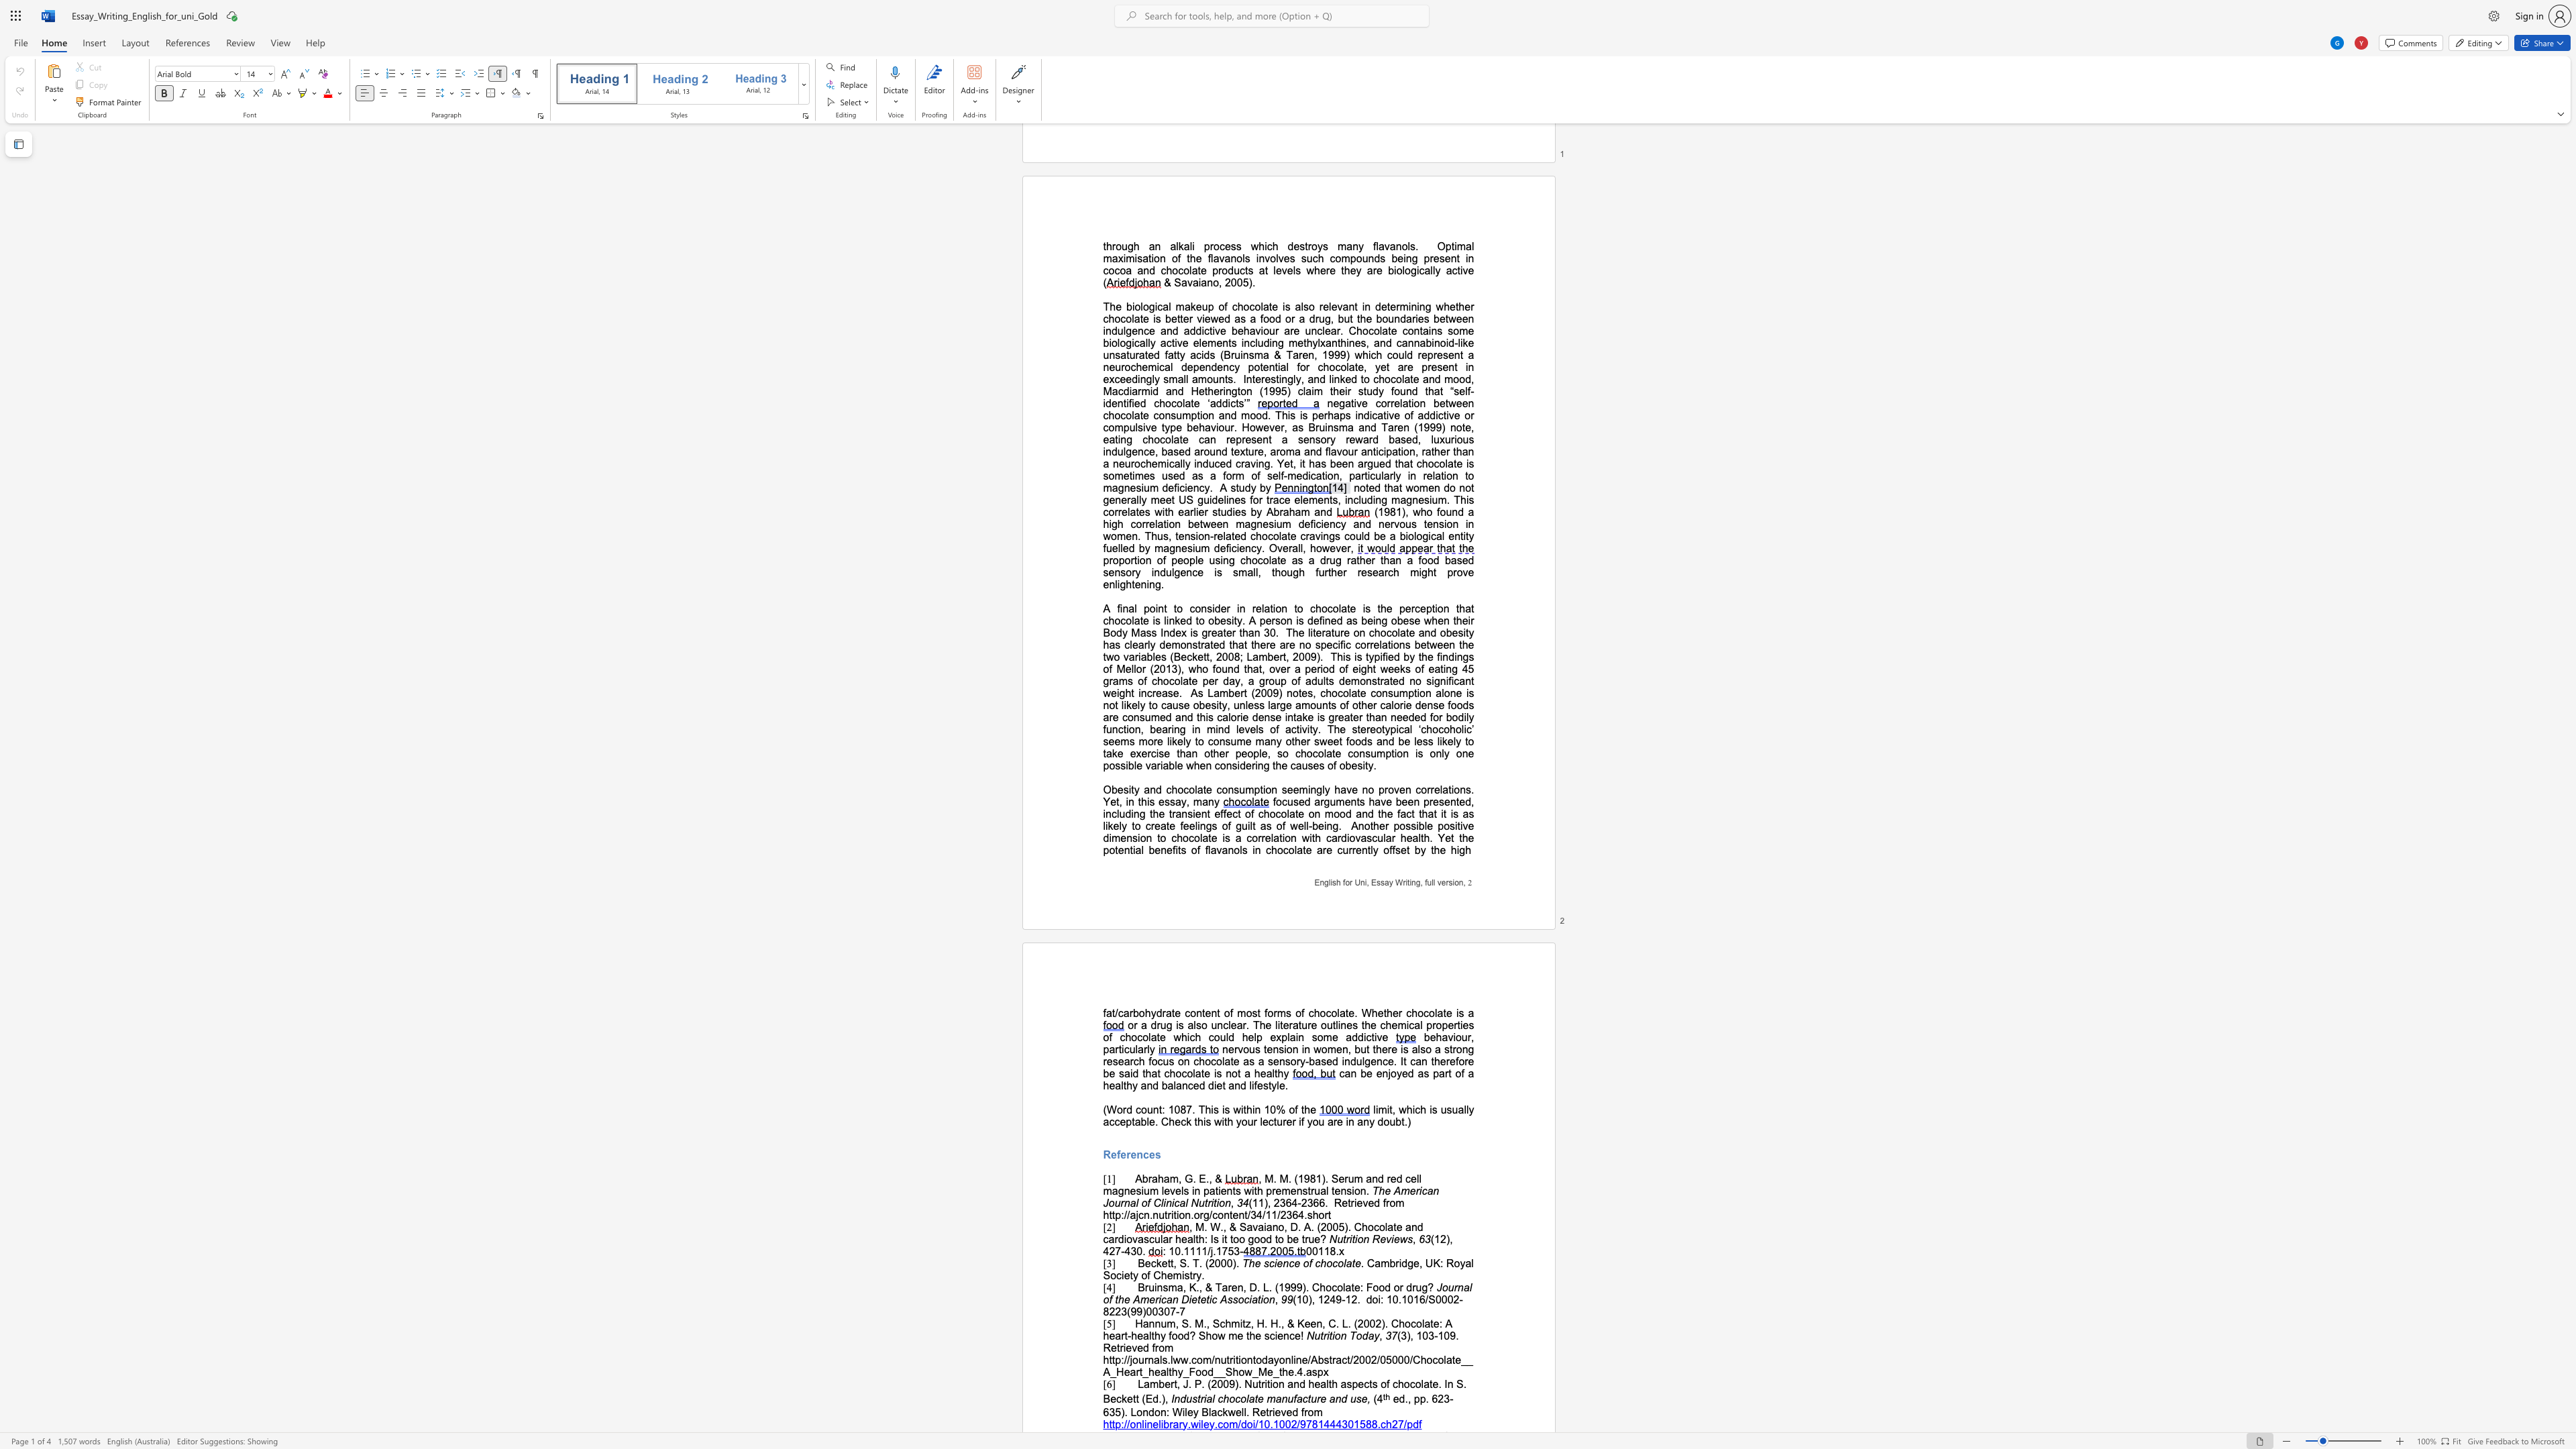 The width and height of the screenshot is (2576, 1449). What do you see at coordinates (1187, 1263) in the screenshot?
I see `the subset text ". T" within the text "Beckett, S. T. (2000)."` at bounding box center [1187, 1263].